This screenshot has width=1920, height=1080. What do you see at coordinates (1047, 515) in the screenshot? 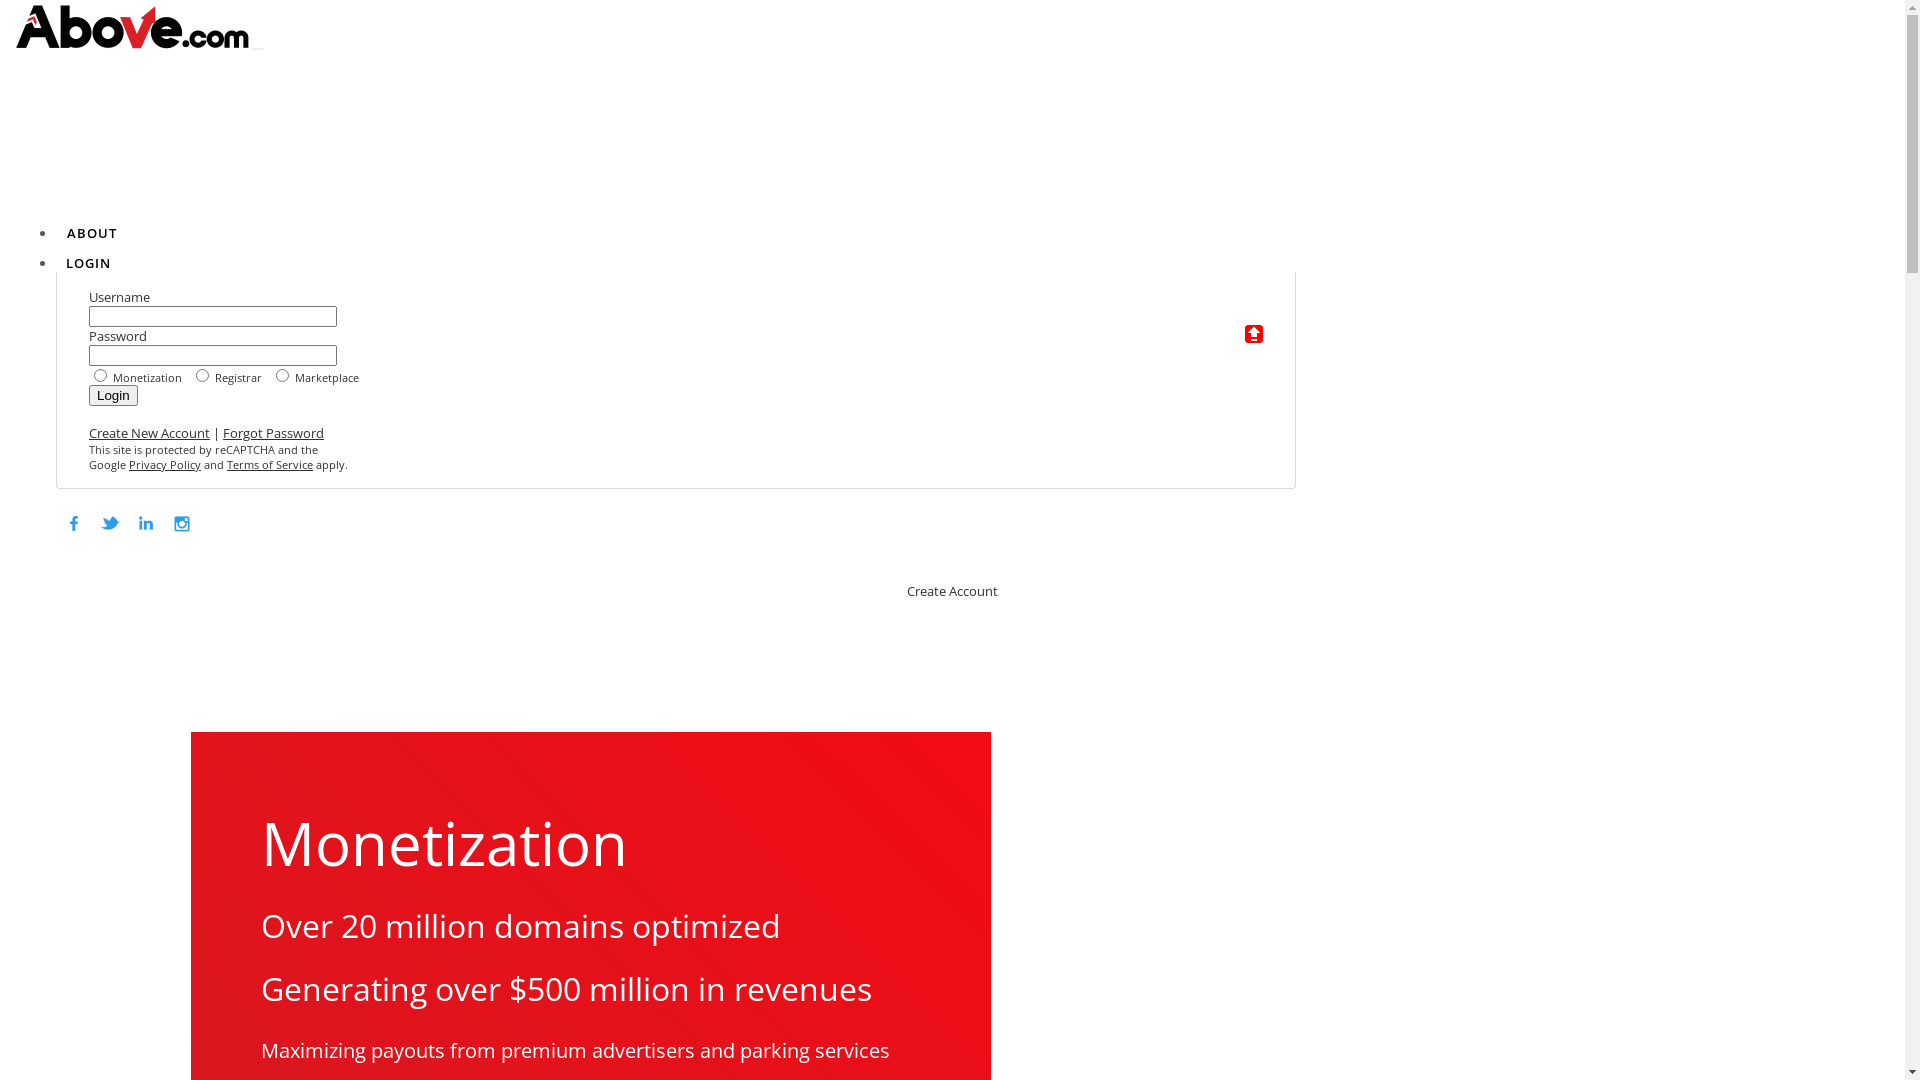
I see `'Brokerage'` at bounding box center [1047, 515].